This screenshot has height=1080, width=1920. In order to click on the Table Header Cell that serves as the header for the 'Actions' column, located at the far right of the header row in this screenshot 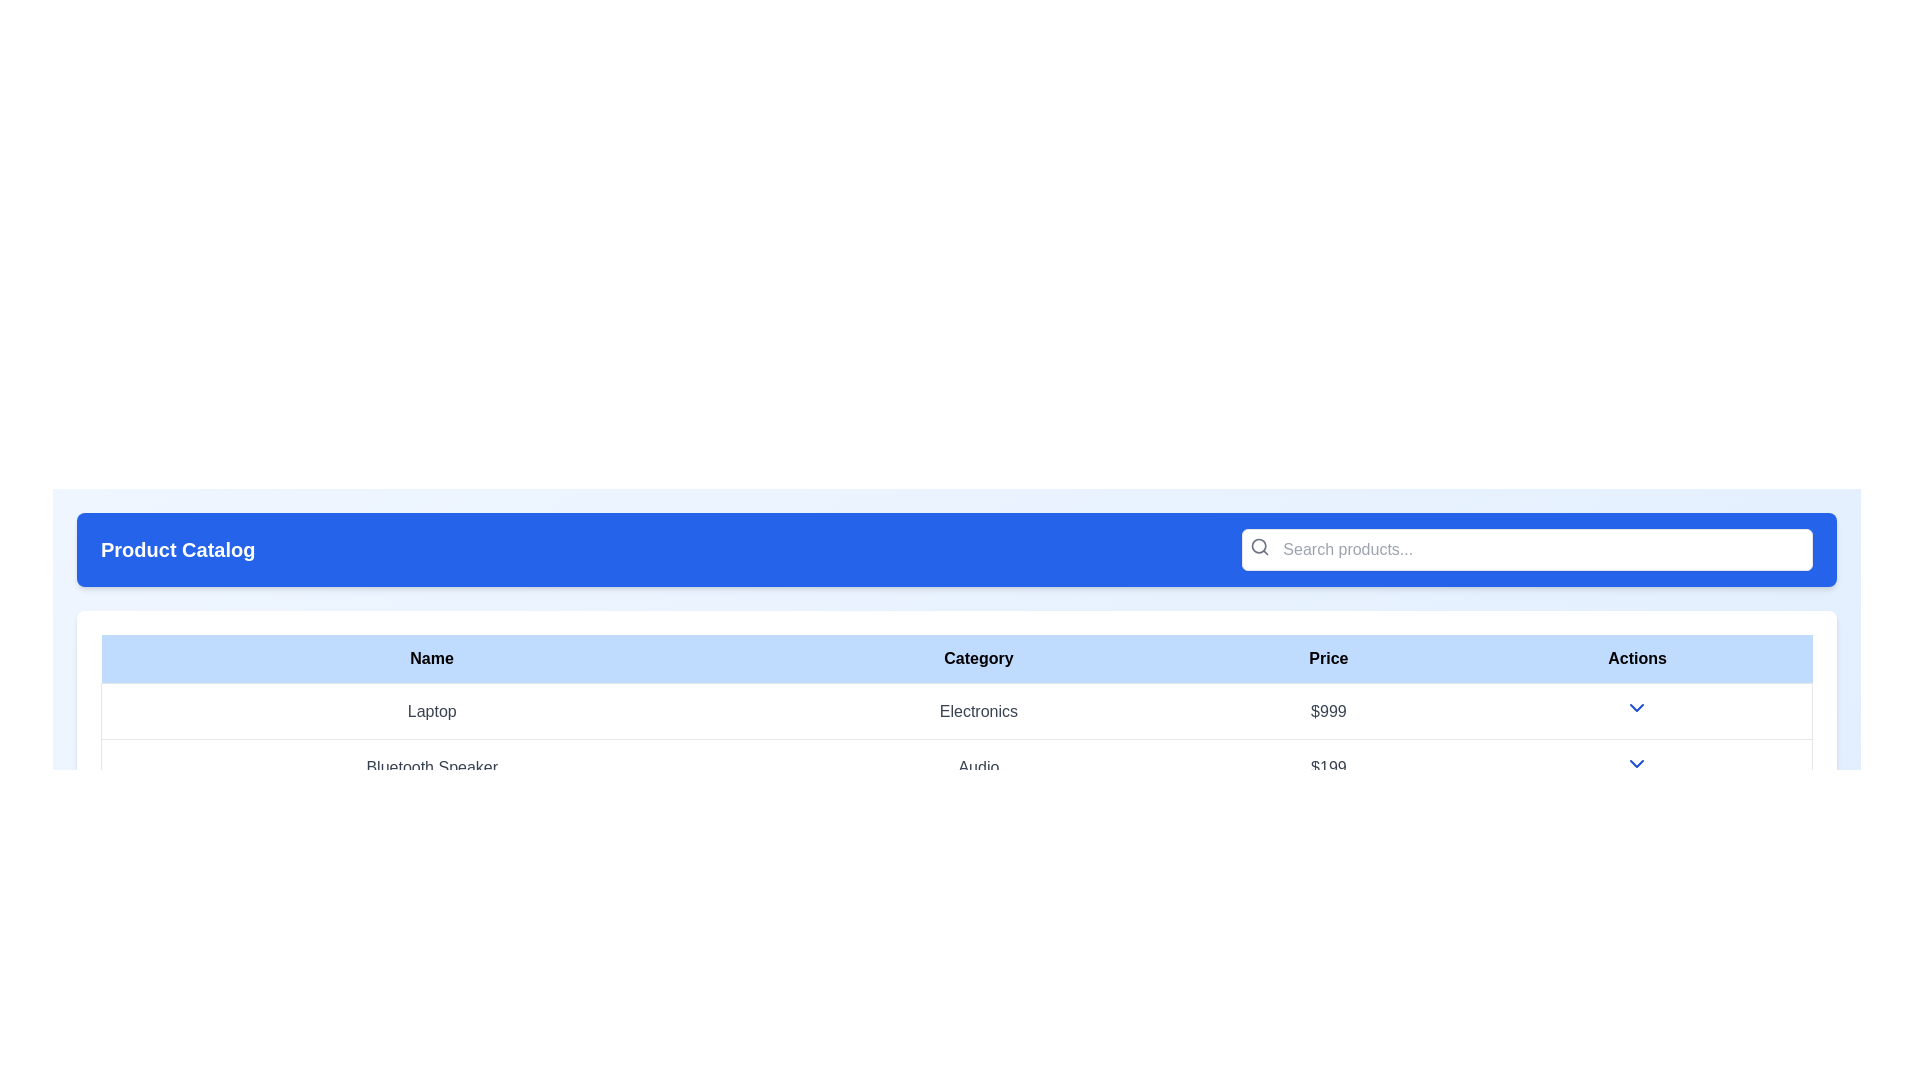, I will do `click(1637, 659)`.